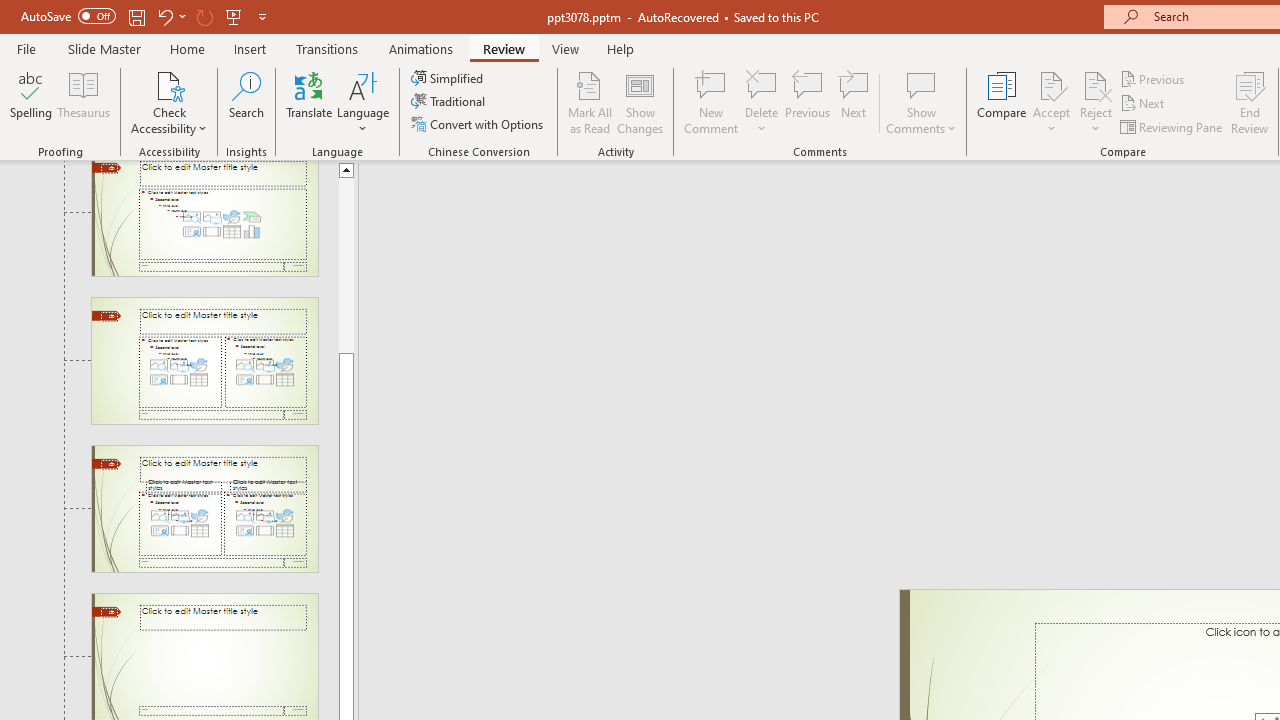 Image resolution: width=1280 pixels, height=720 pixels. Describe the element at coordinates (711, 103) in the screenshot. I see `'New Comment'` at that location.